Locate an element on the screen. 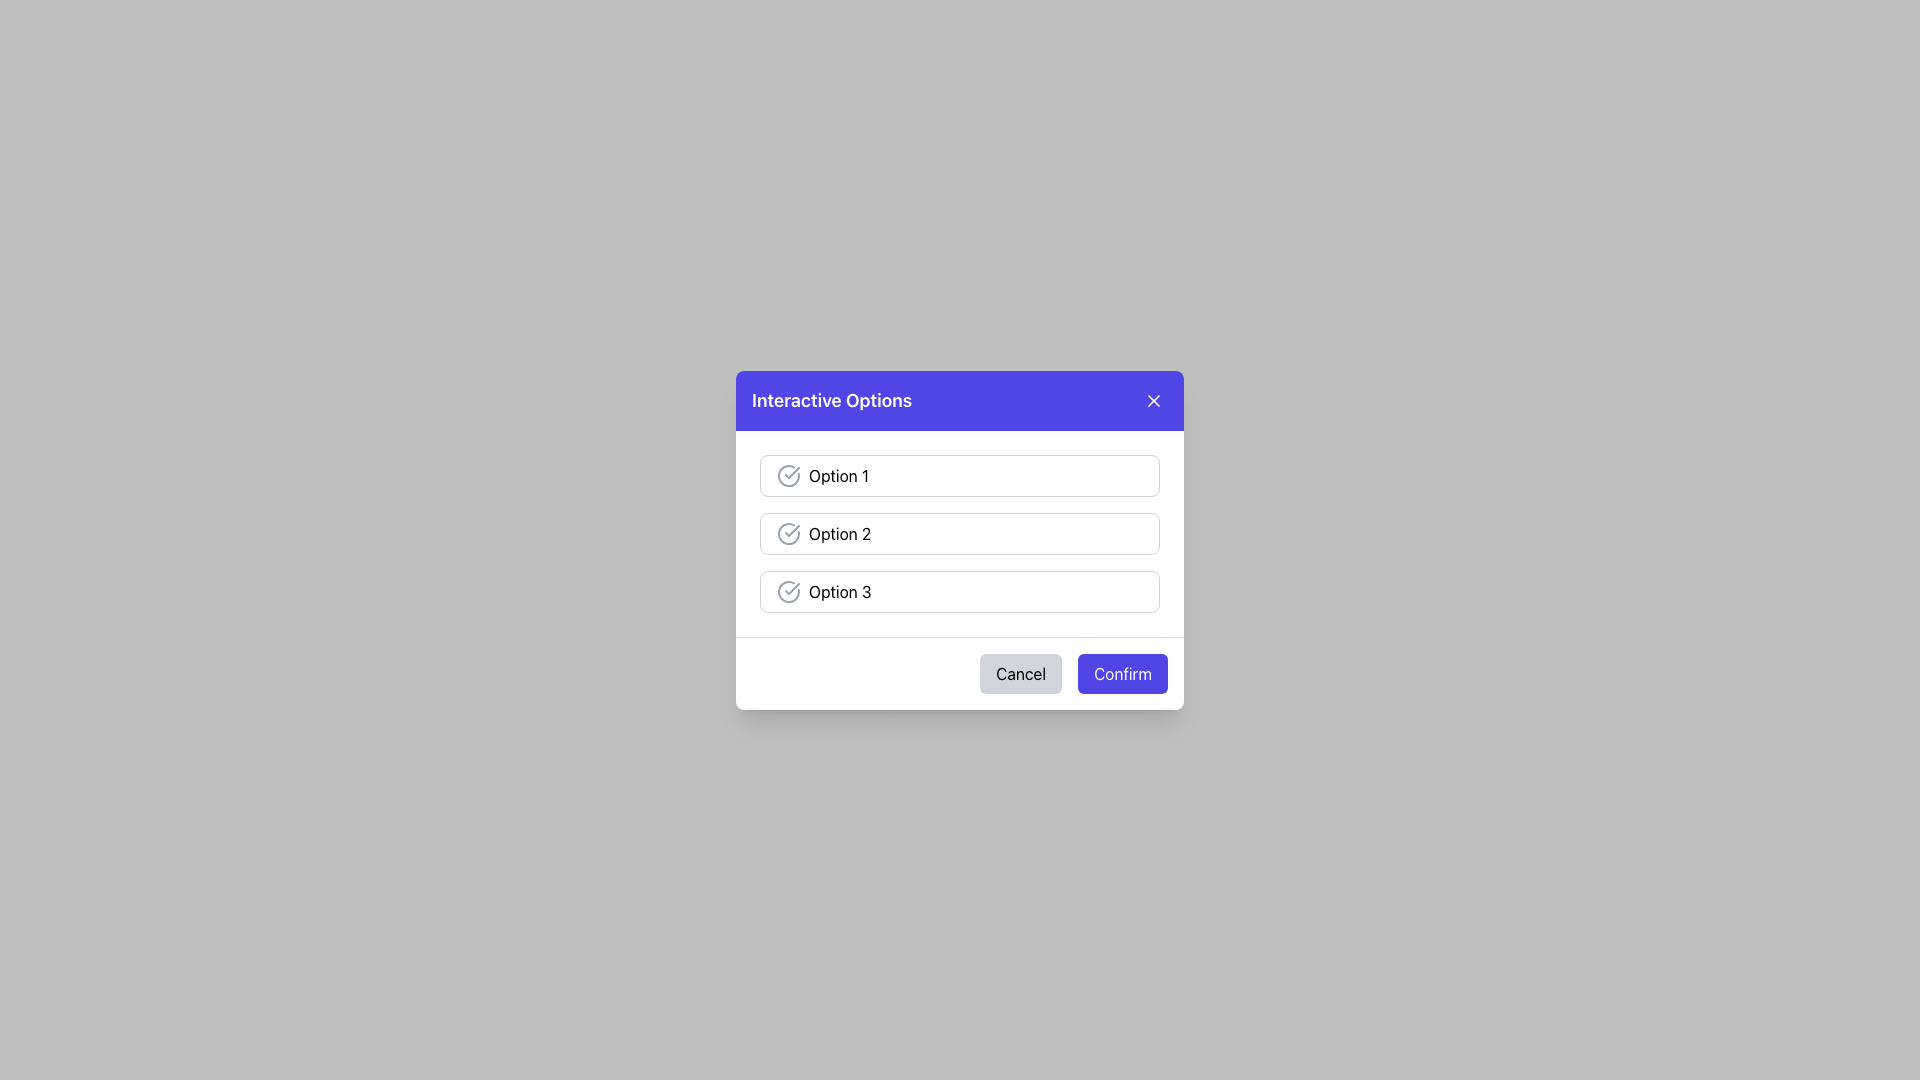 The width and height of the screenshot is (1920, 1080). the 'Cancel' button, which is a light gray rectangular button with rounded corners located at the bottom-right area of a card layout, to observe a background color change is located at coordinates (1021, 673).